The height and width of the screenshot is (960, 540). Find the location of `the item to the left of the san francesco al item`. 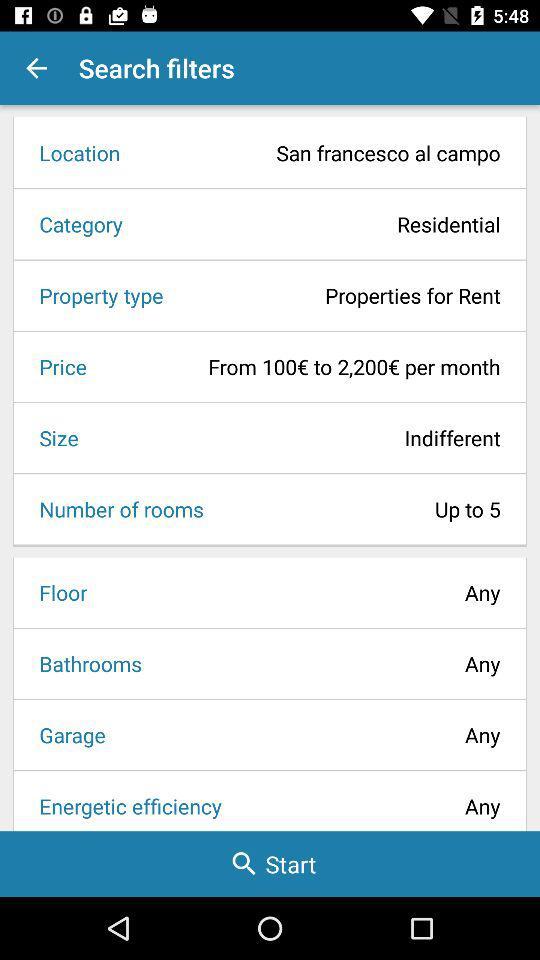

the item to the left of the san francesco al item is located at coordinates (72, 152).